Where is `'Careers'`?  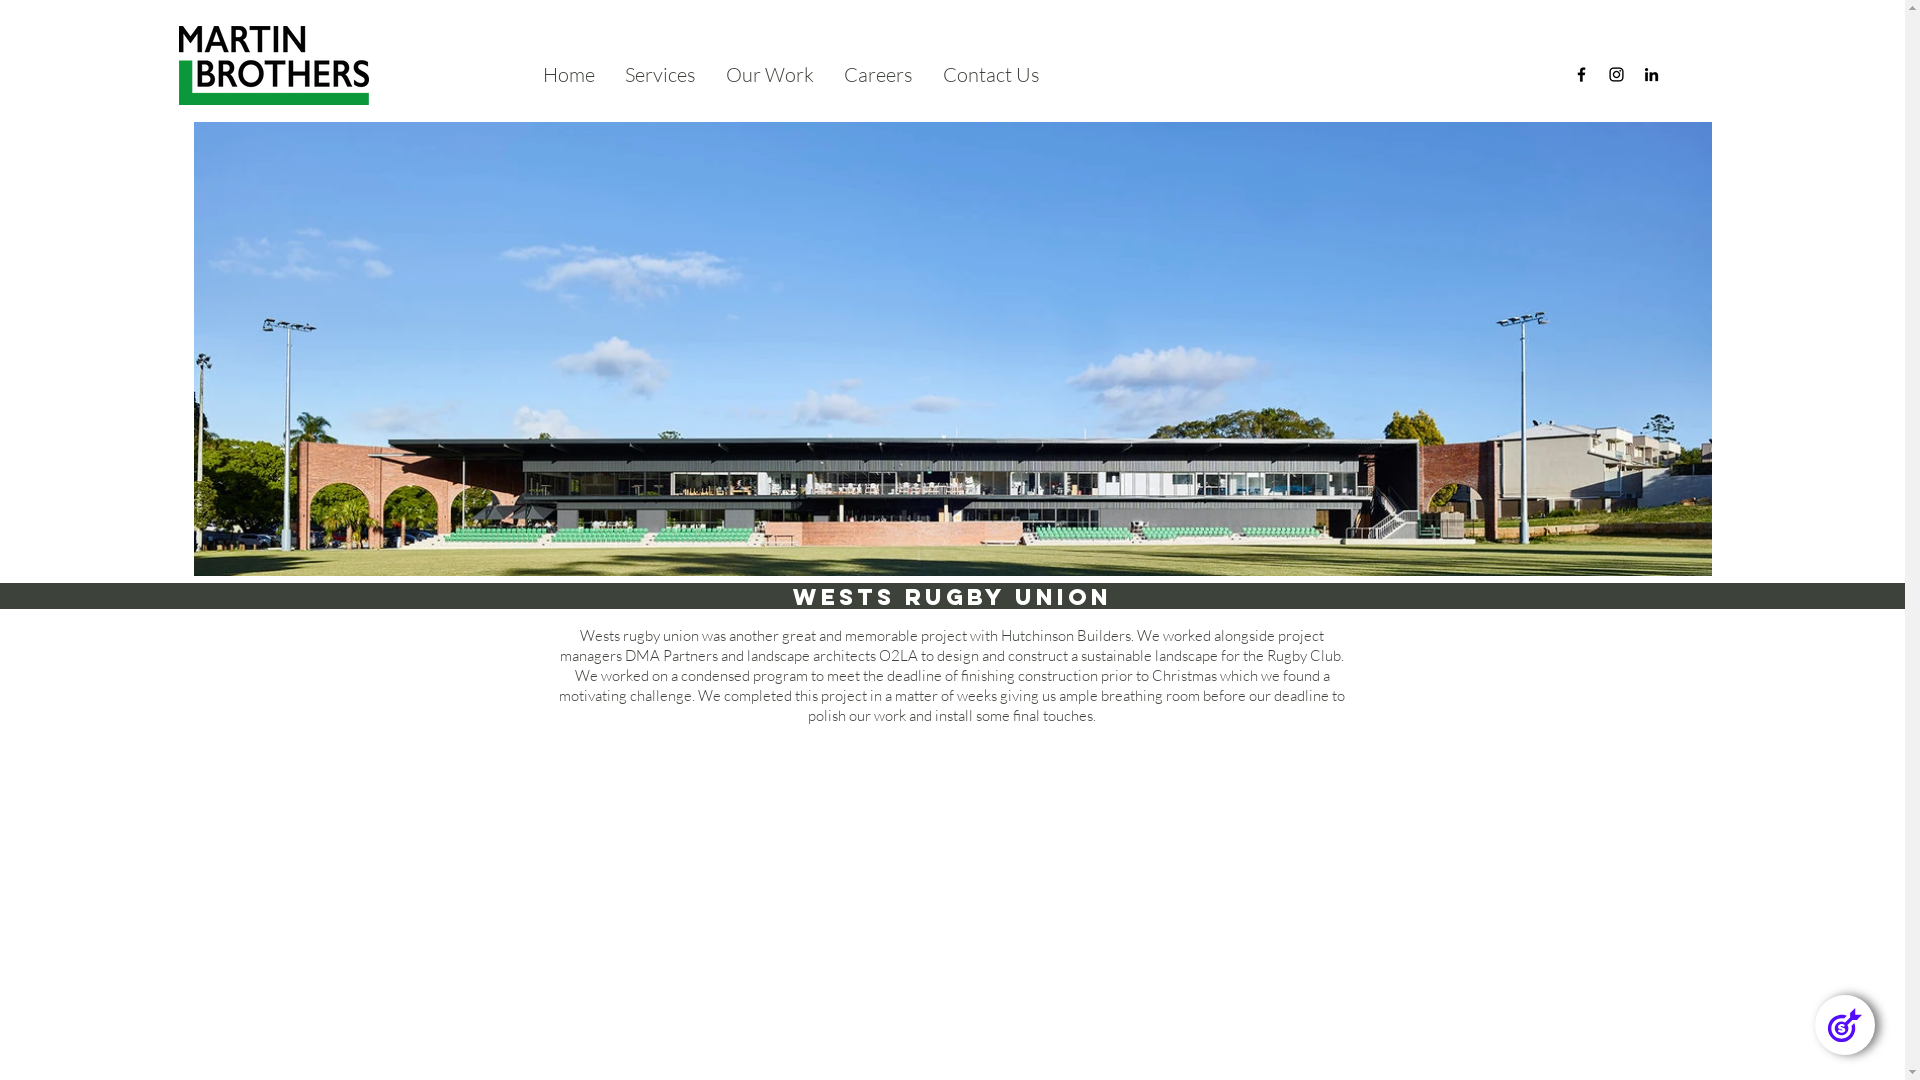 'Careers' is located at coordinates (829, 73).